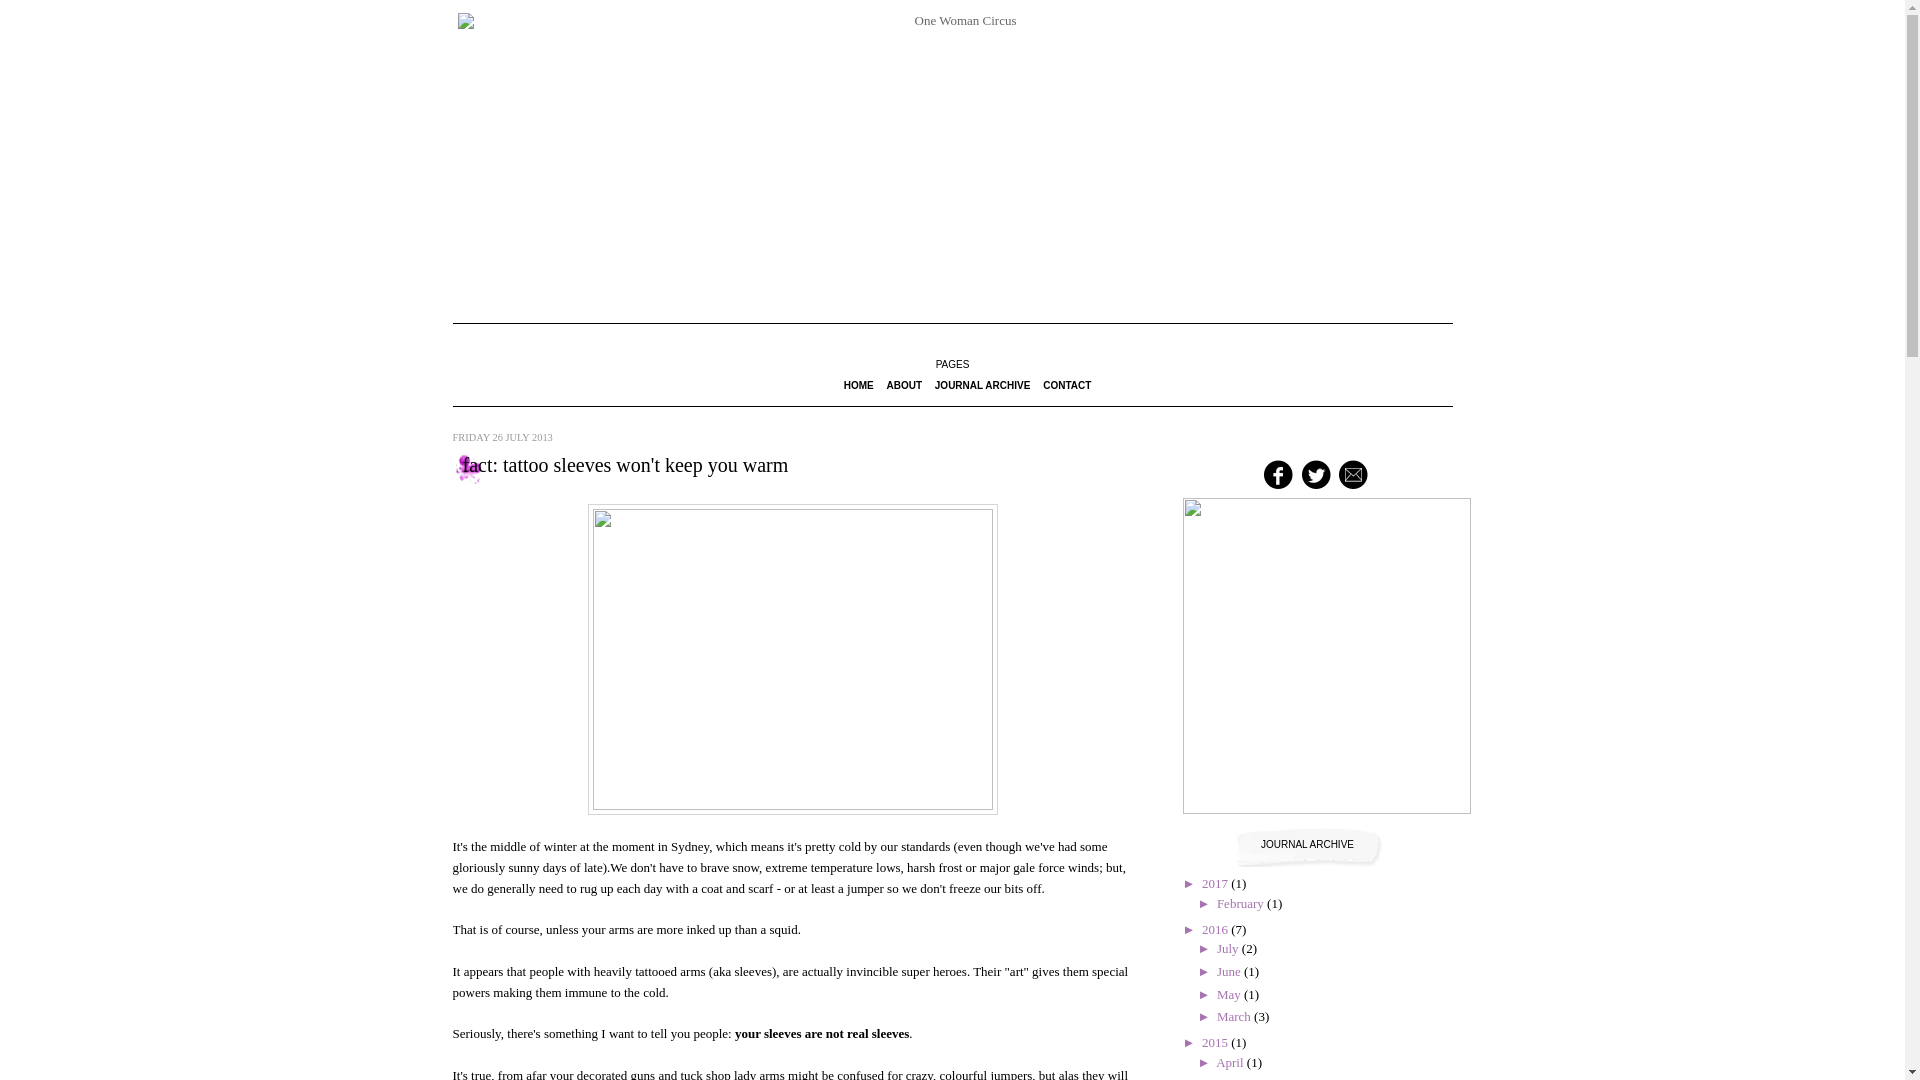 This screenshot has width=1920, height=1080. I want to click on '2017', so click(1215, 882).